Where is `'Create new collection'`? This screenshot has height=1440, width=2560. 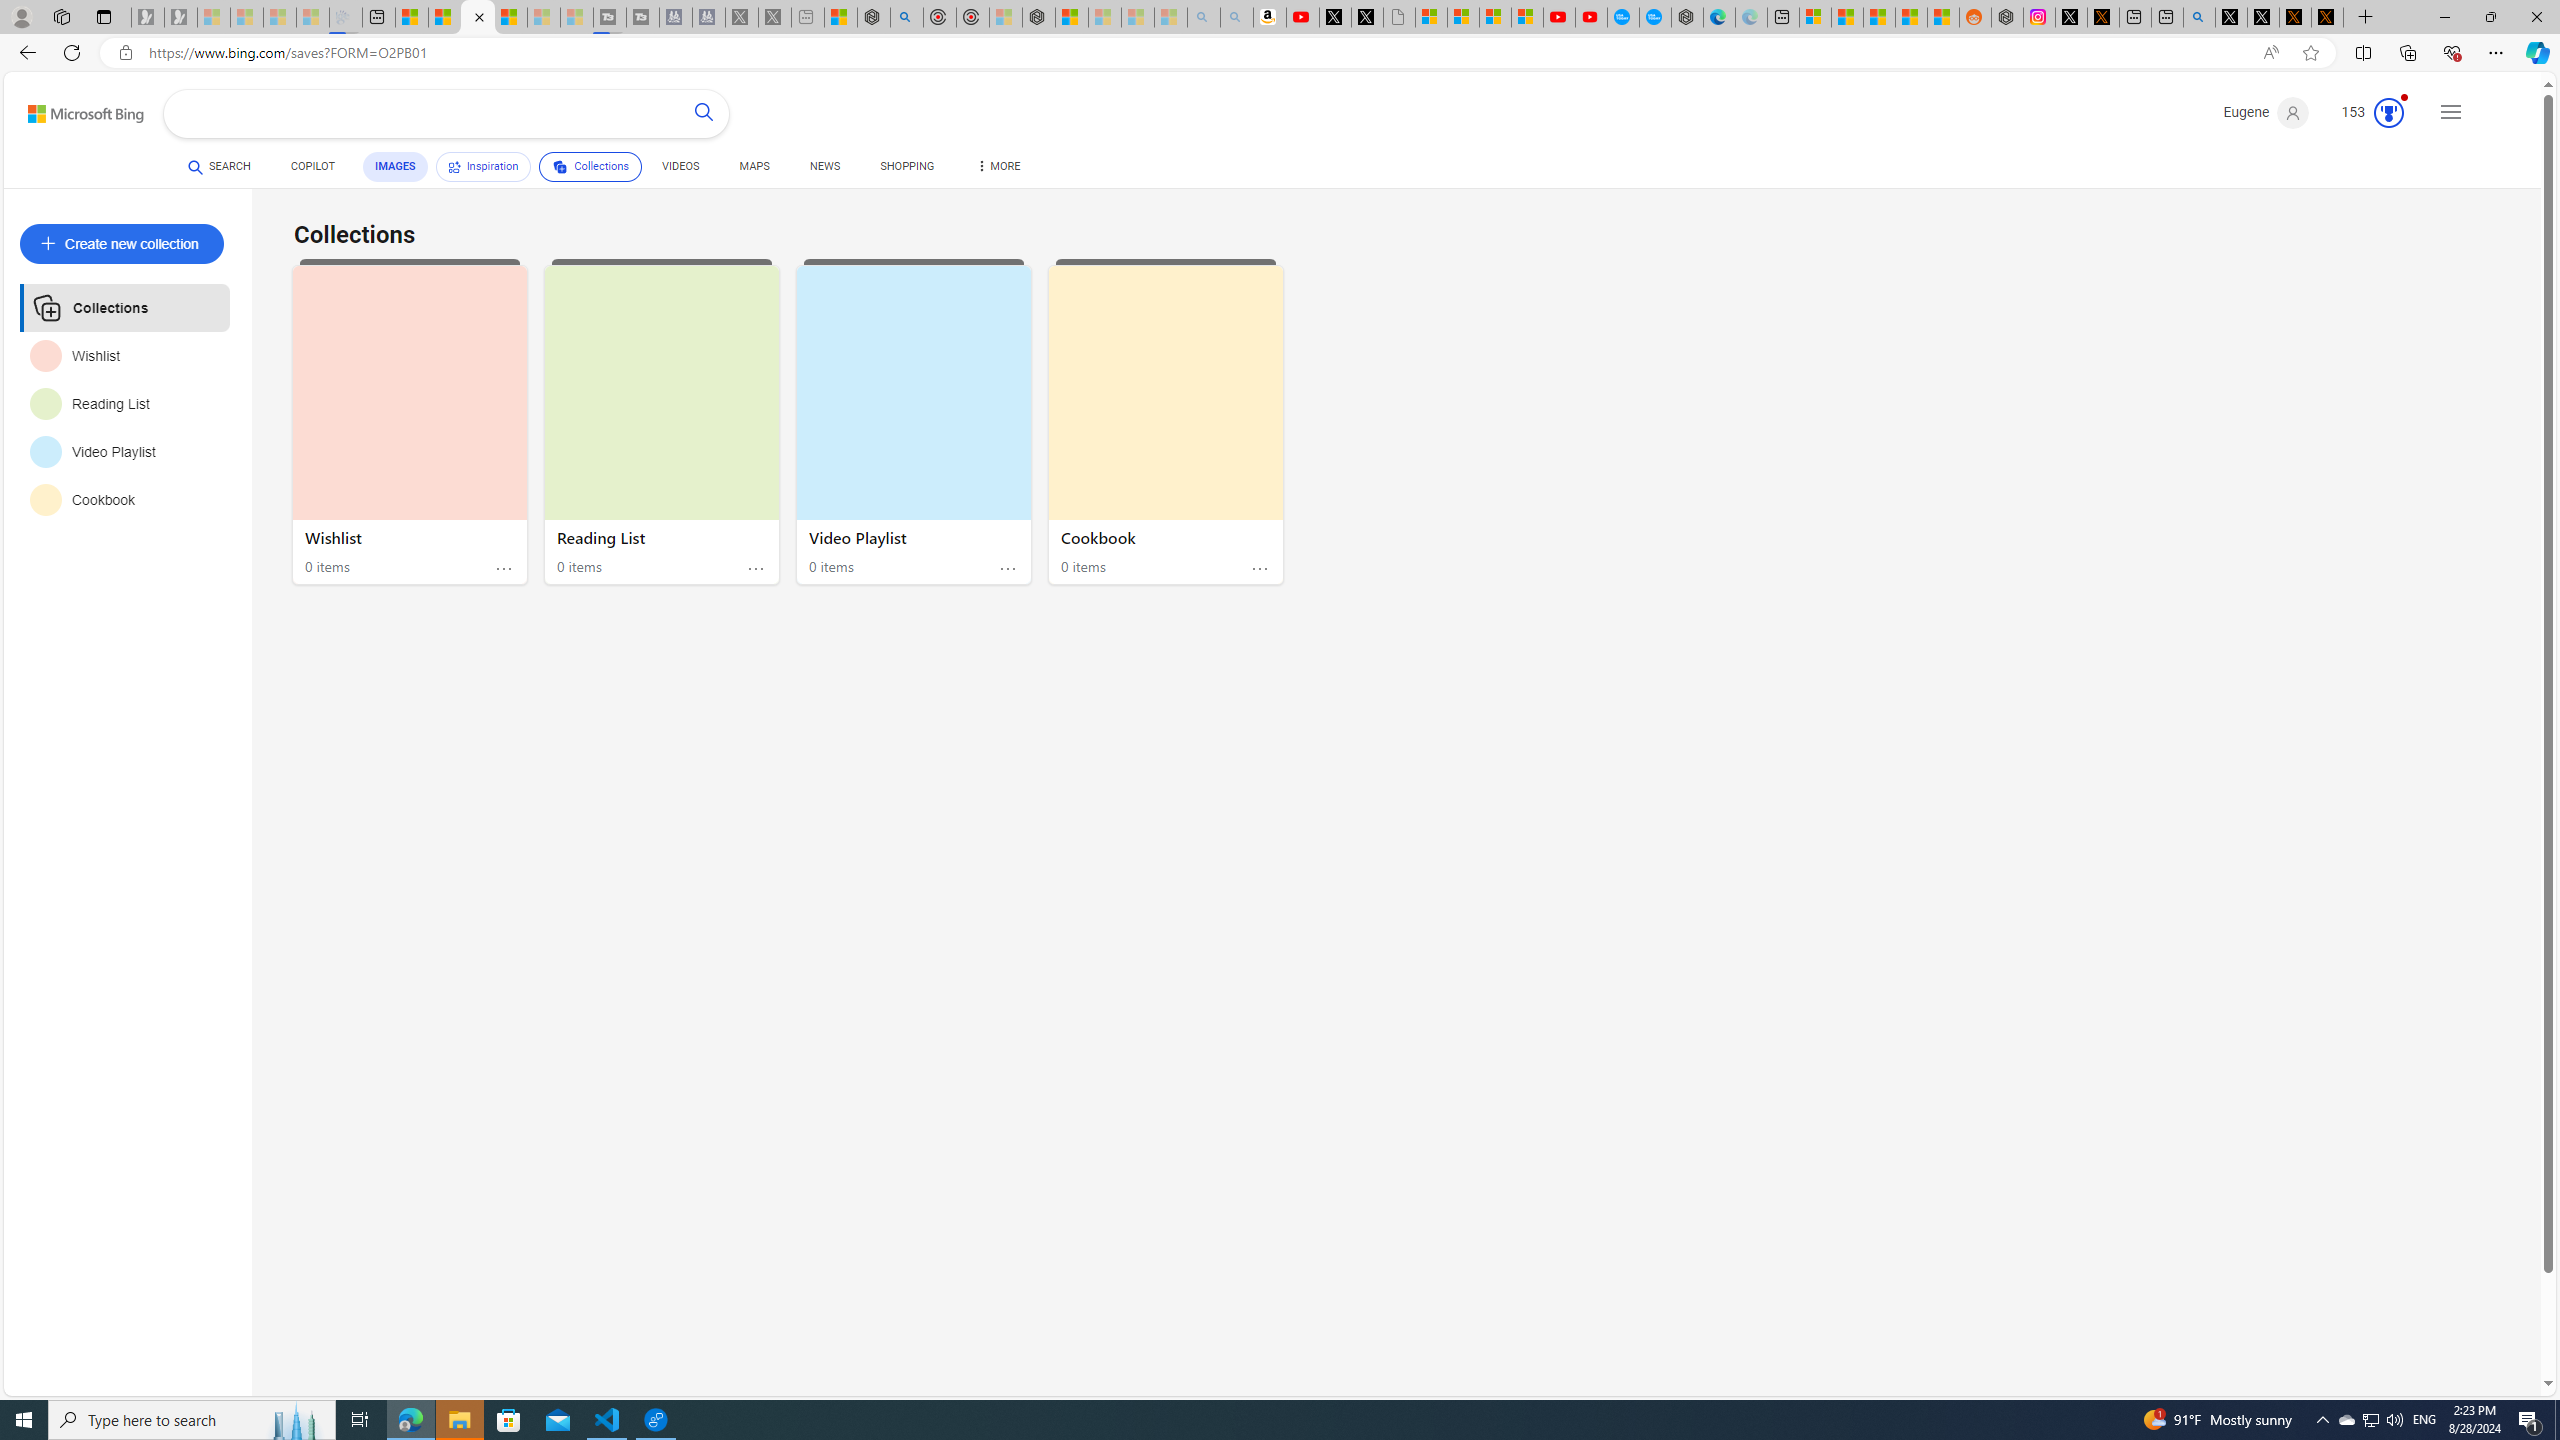 'Create new collection' is located at coordinates (122, 244).